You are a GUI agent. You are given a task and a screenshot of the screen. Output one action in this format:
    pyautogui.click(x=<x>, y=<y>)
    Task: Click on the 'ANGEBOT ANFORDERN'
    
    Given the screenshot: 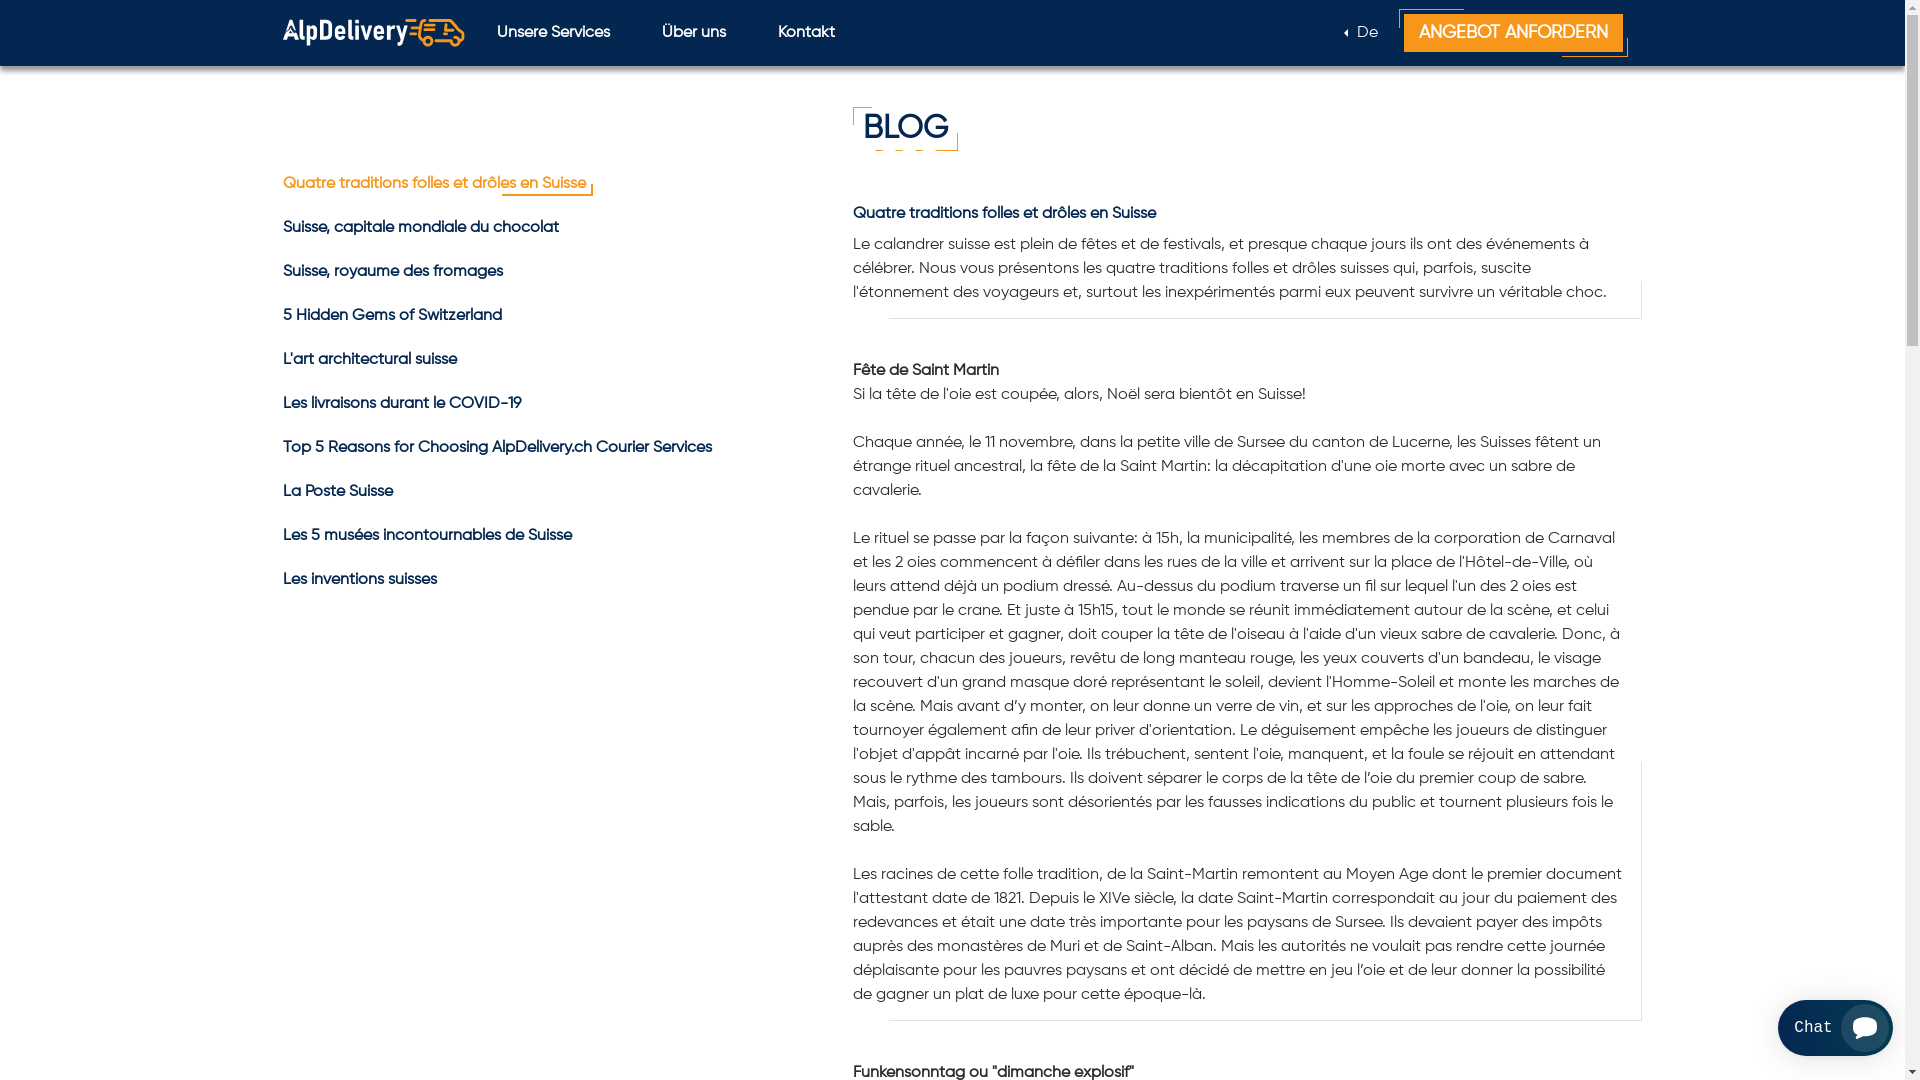 What is the action you would take?
    pyautogui.click(x=1513, y=33)
    